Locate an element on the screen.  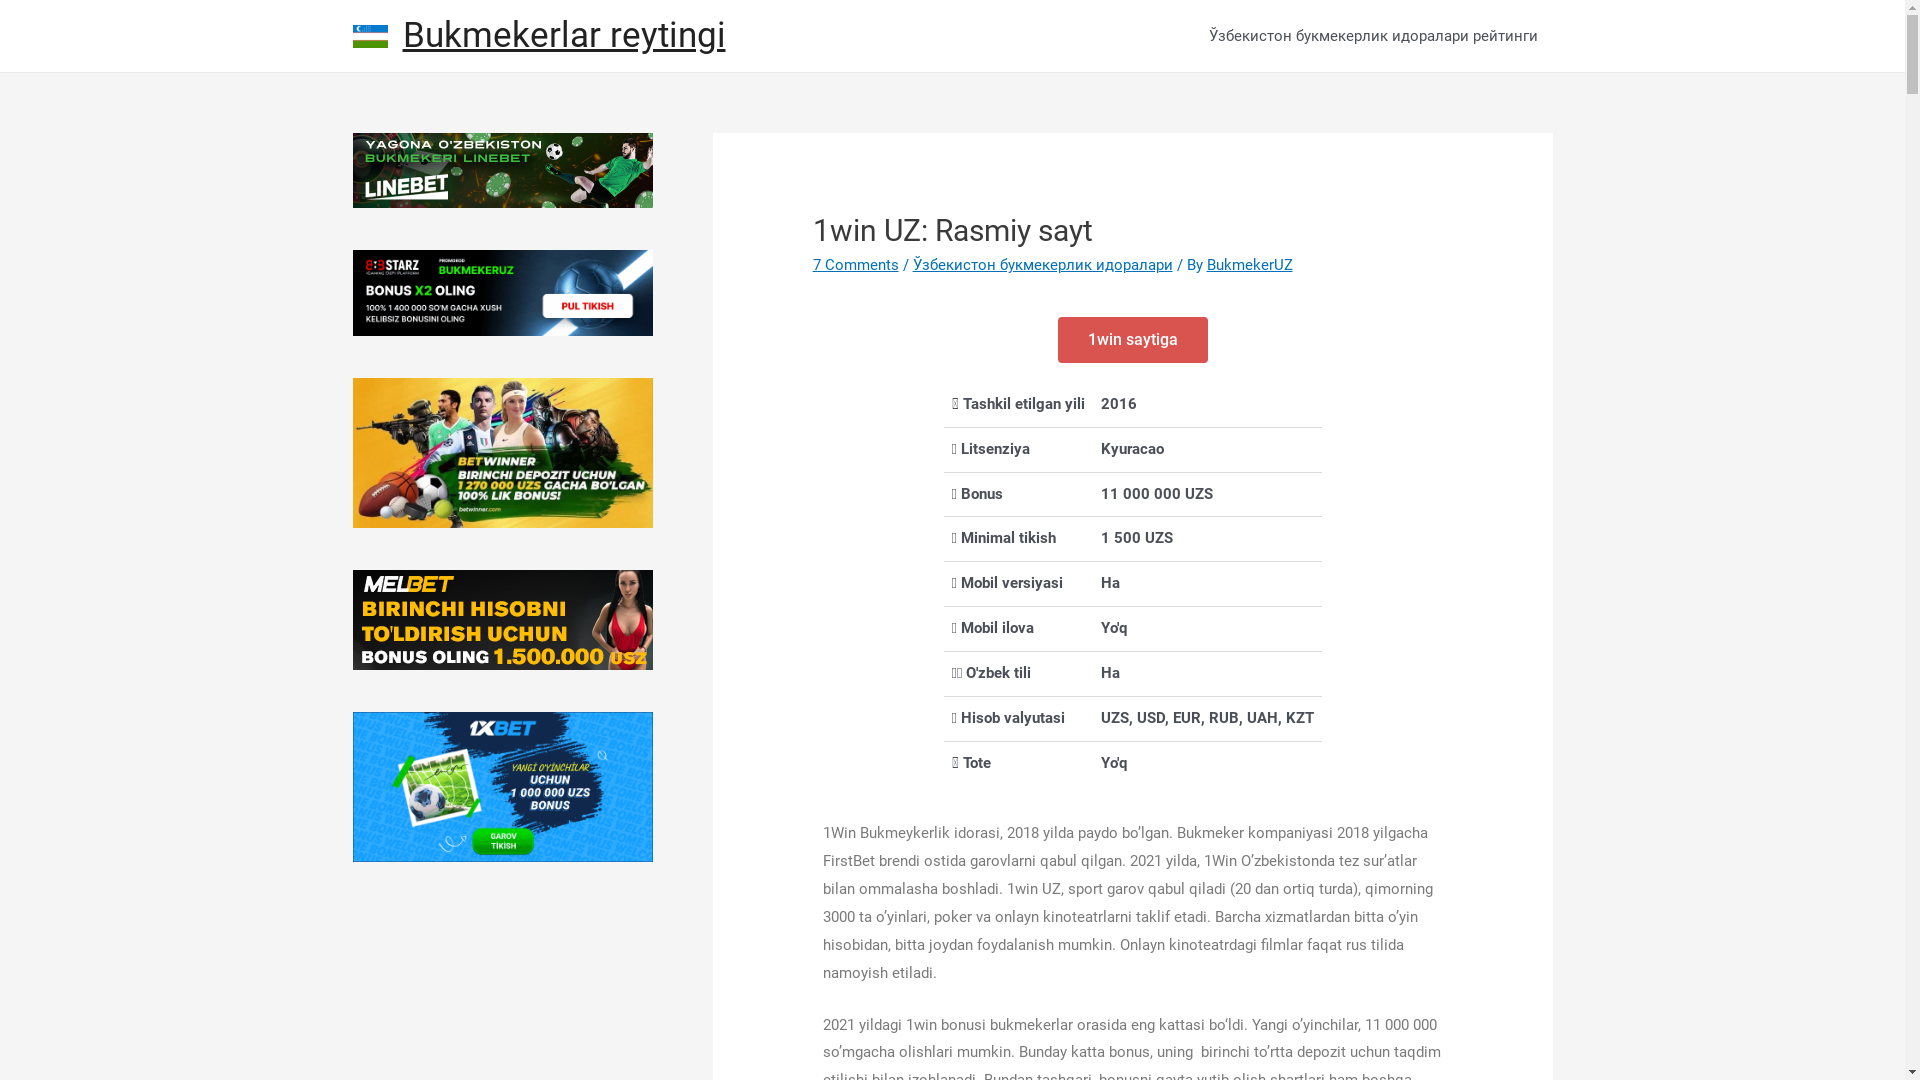
'Bukmekerlar reytingi' is located at coordinates (562, 35).